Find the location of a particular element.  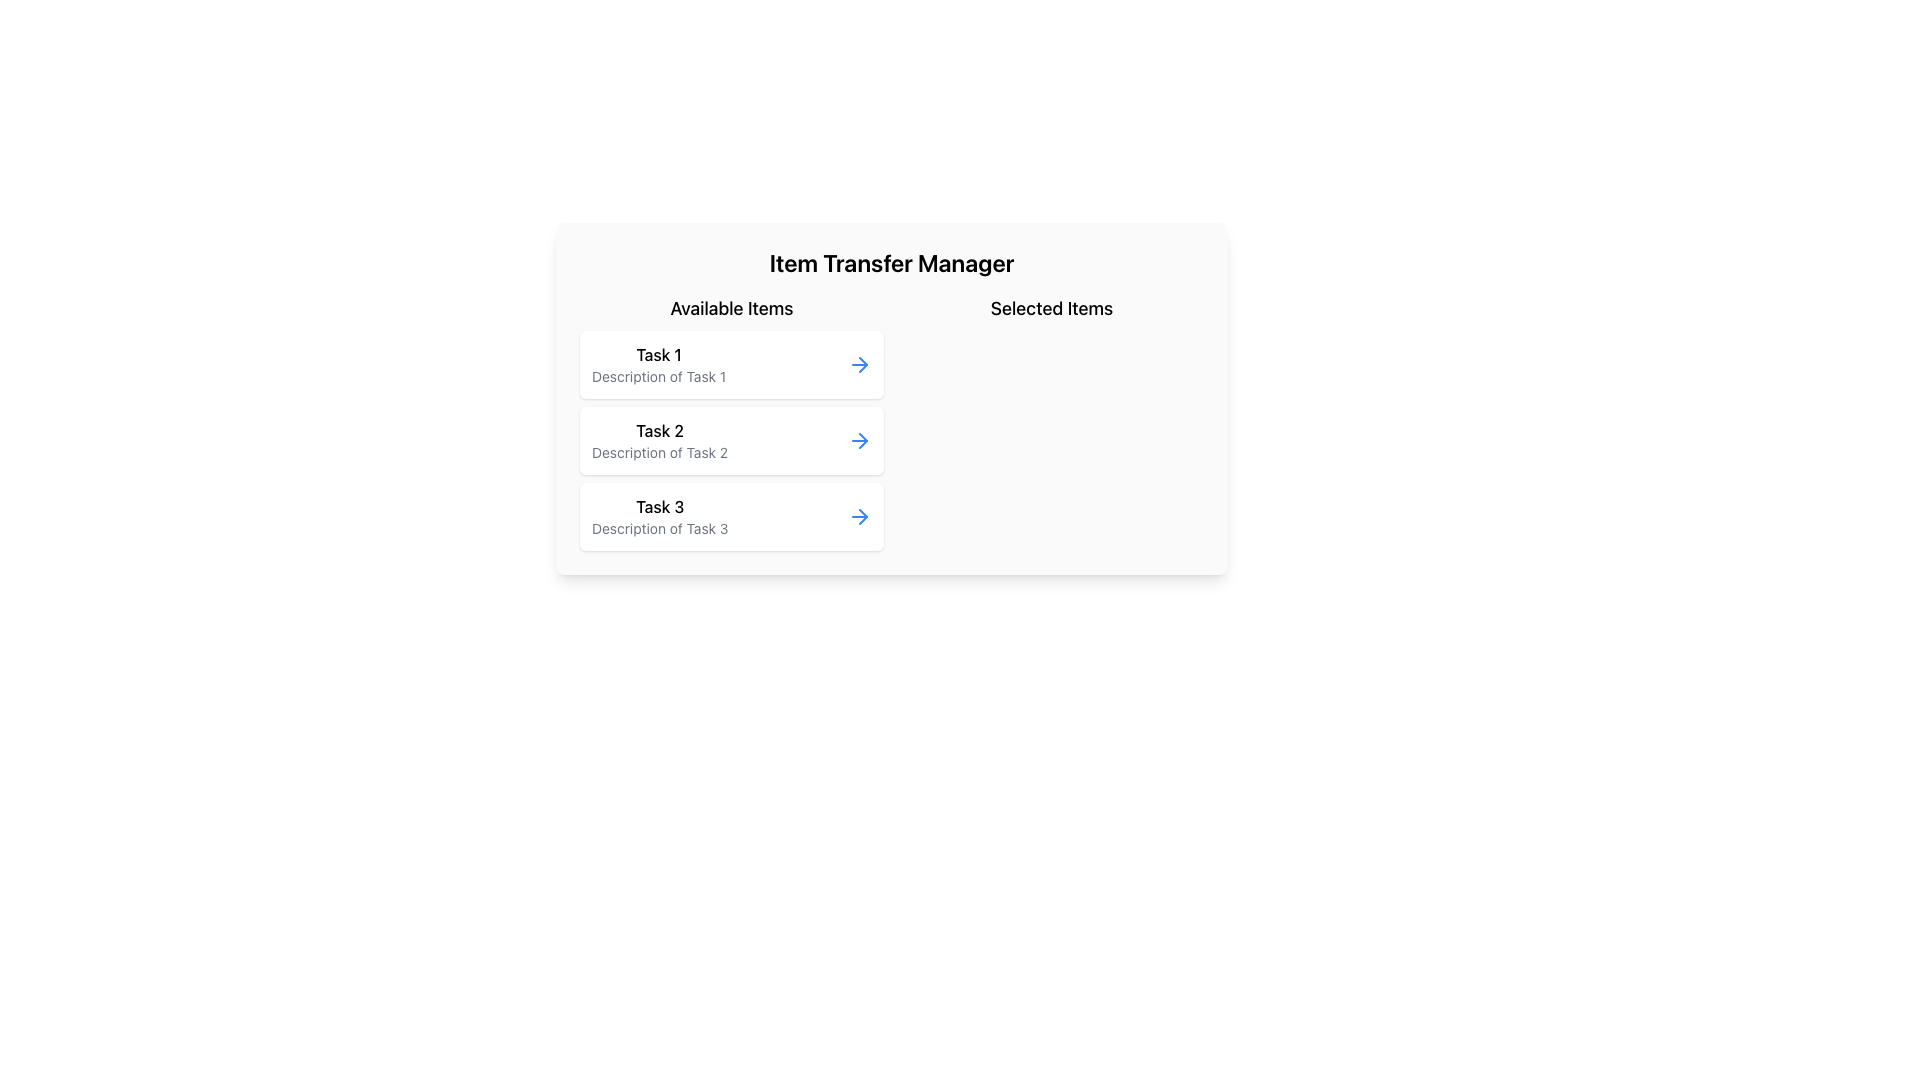

the text label component displaying 'Description of Task 2', which is positioned immediately below the bolded 'Task 2' title in the 'Available Items' section is located at coordinates (660, 452).